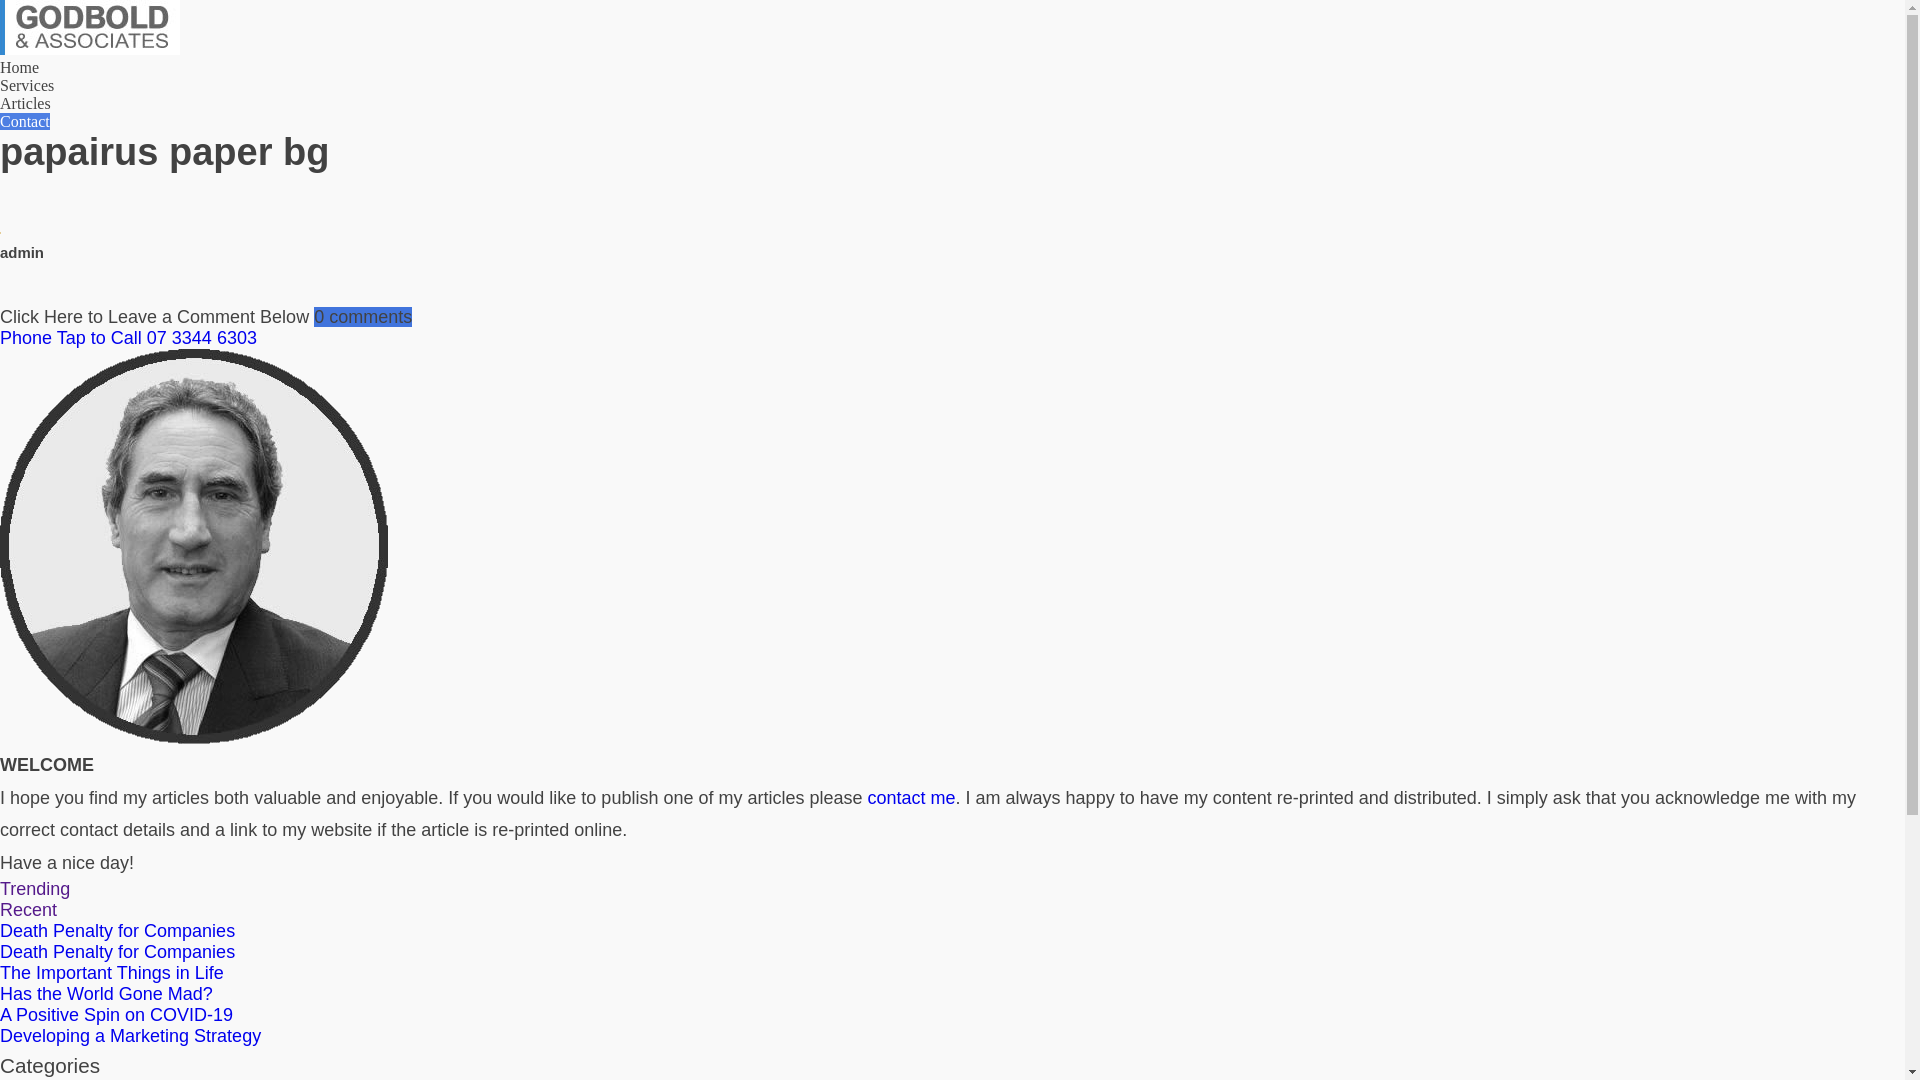 This screenshot has height=1080, width=1920. Describe the element at coordinates (116, 951) in the screenshot. I see `'Death Penalty for Companies'` at that location.